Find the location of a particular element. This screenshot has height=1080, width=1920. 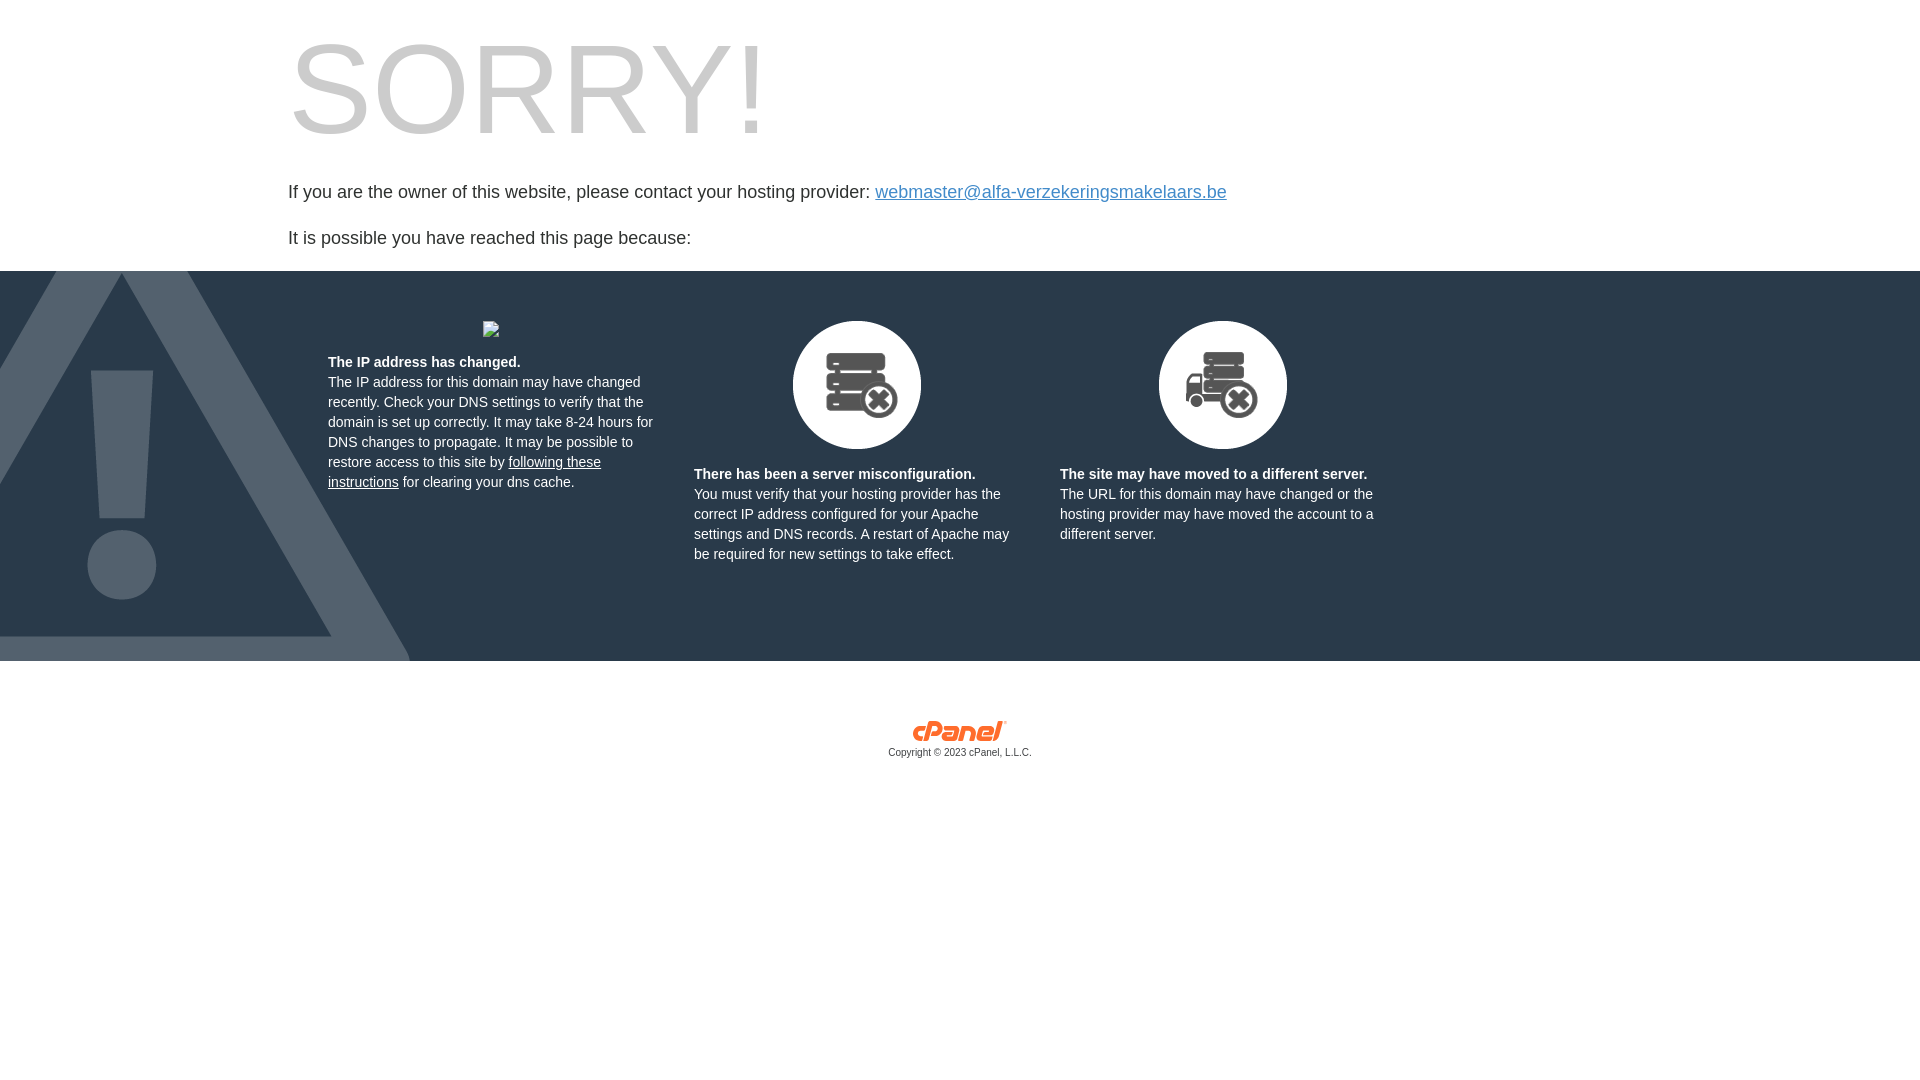

'following these instructions' is located at coordinates (463, 471).